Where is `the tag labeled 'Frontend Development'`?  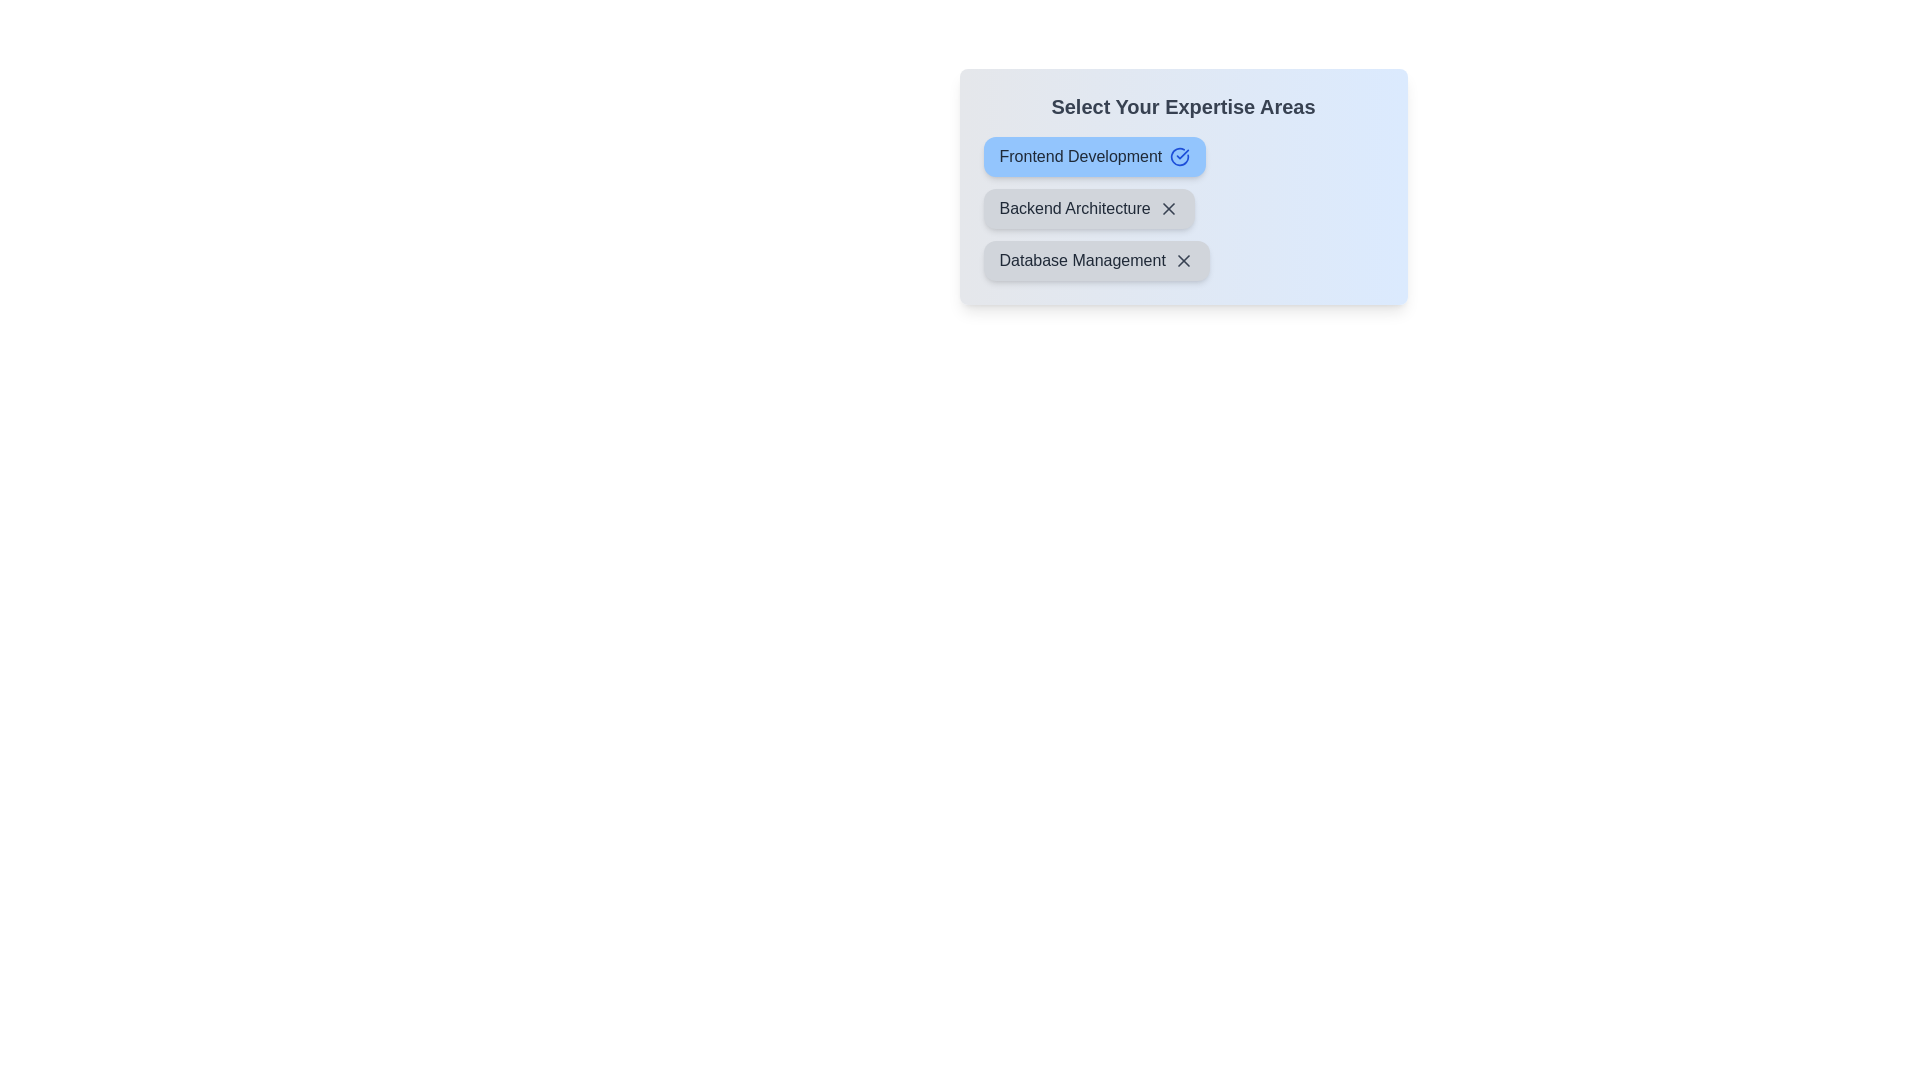 the tag labeled 'Frontend Development' is located at coordinates (1093, 156).